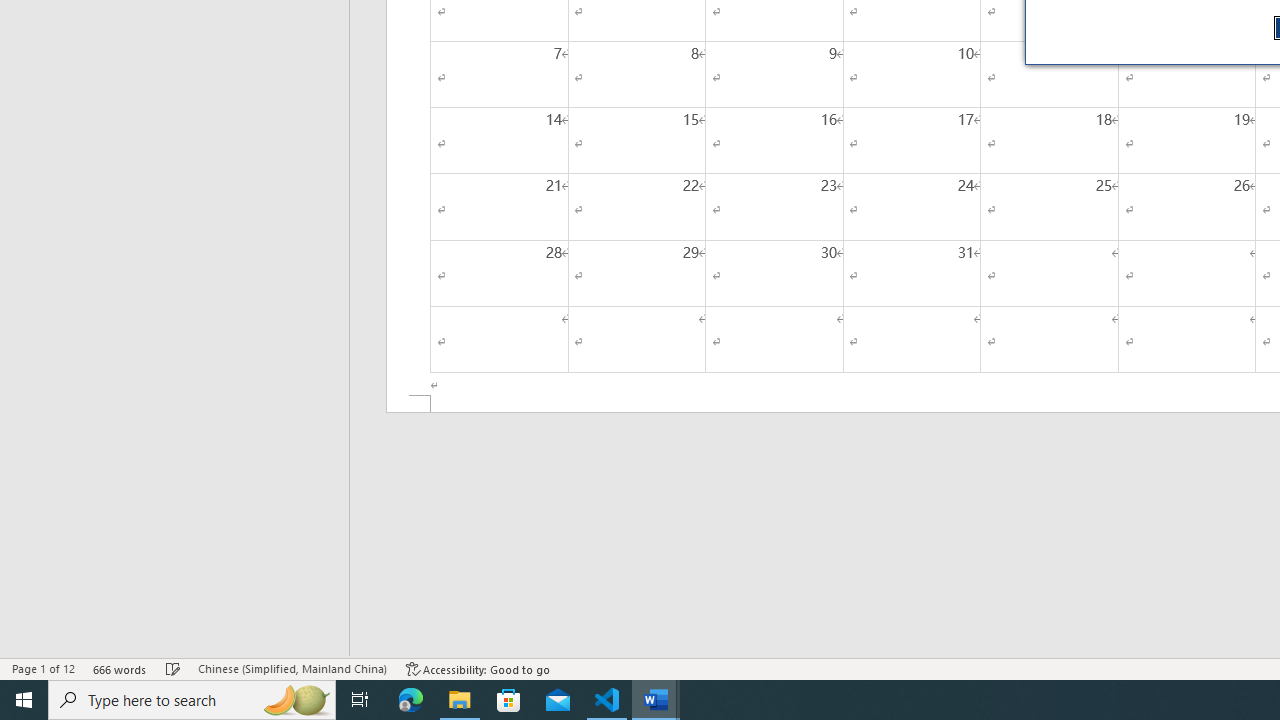 The width and height of the screenshot is (1280, 720). Describe the element at coordinates (291, 669) in the screenshot. I see `'Language Chinese (Simplified, Mainland China)'` at that location.